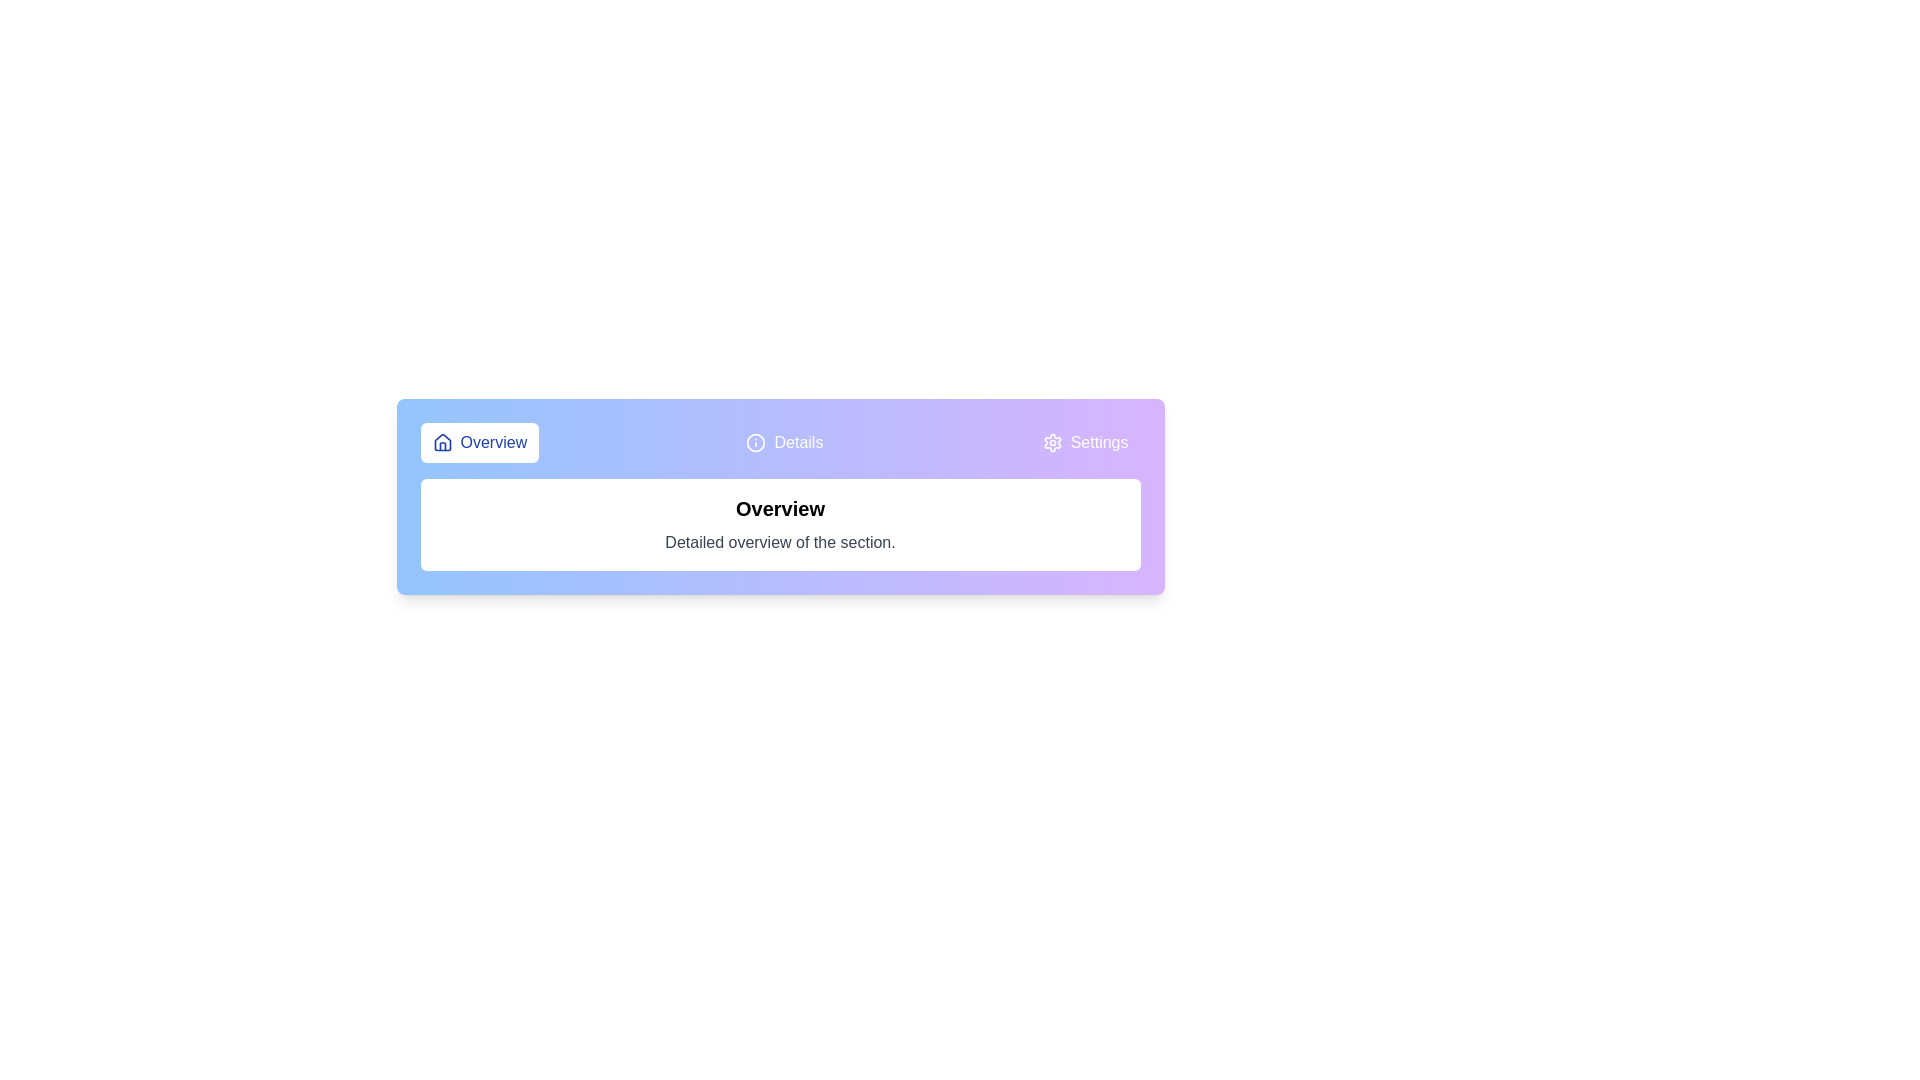 Image resolution: width=1920 pixels, height=1080 pixels. What do you see at coordinates (779, 543) in the screenshot?
I see `the static text label displaying 'Detailed overview of the section.' which is located beneath the heading 'Overview.'` at bounding box center [779, 543].